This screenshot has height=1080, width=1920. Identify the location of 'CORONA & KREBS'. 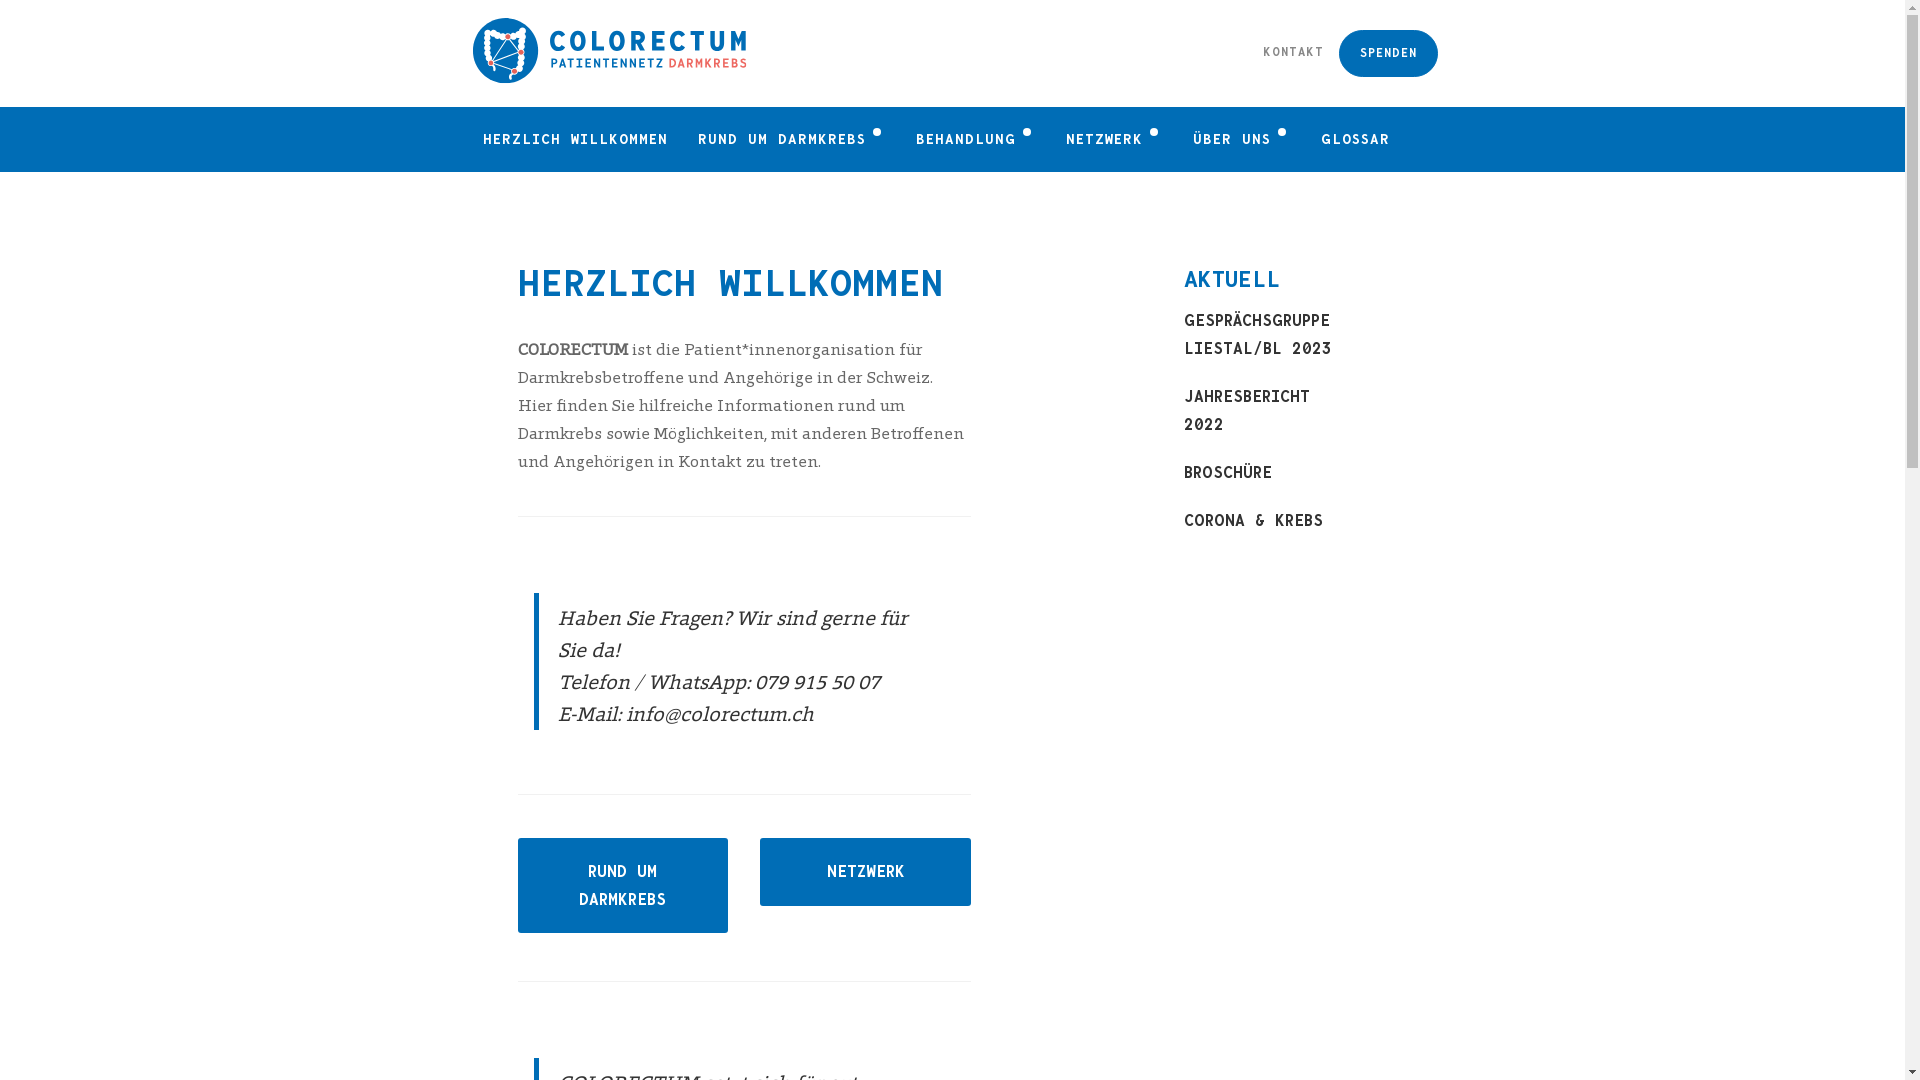
(1258, 519).